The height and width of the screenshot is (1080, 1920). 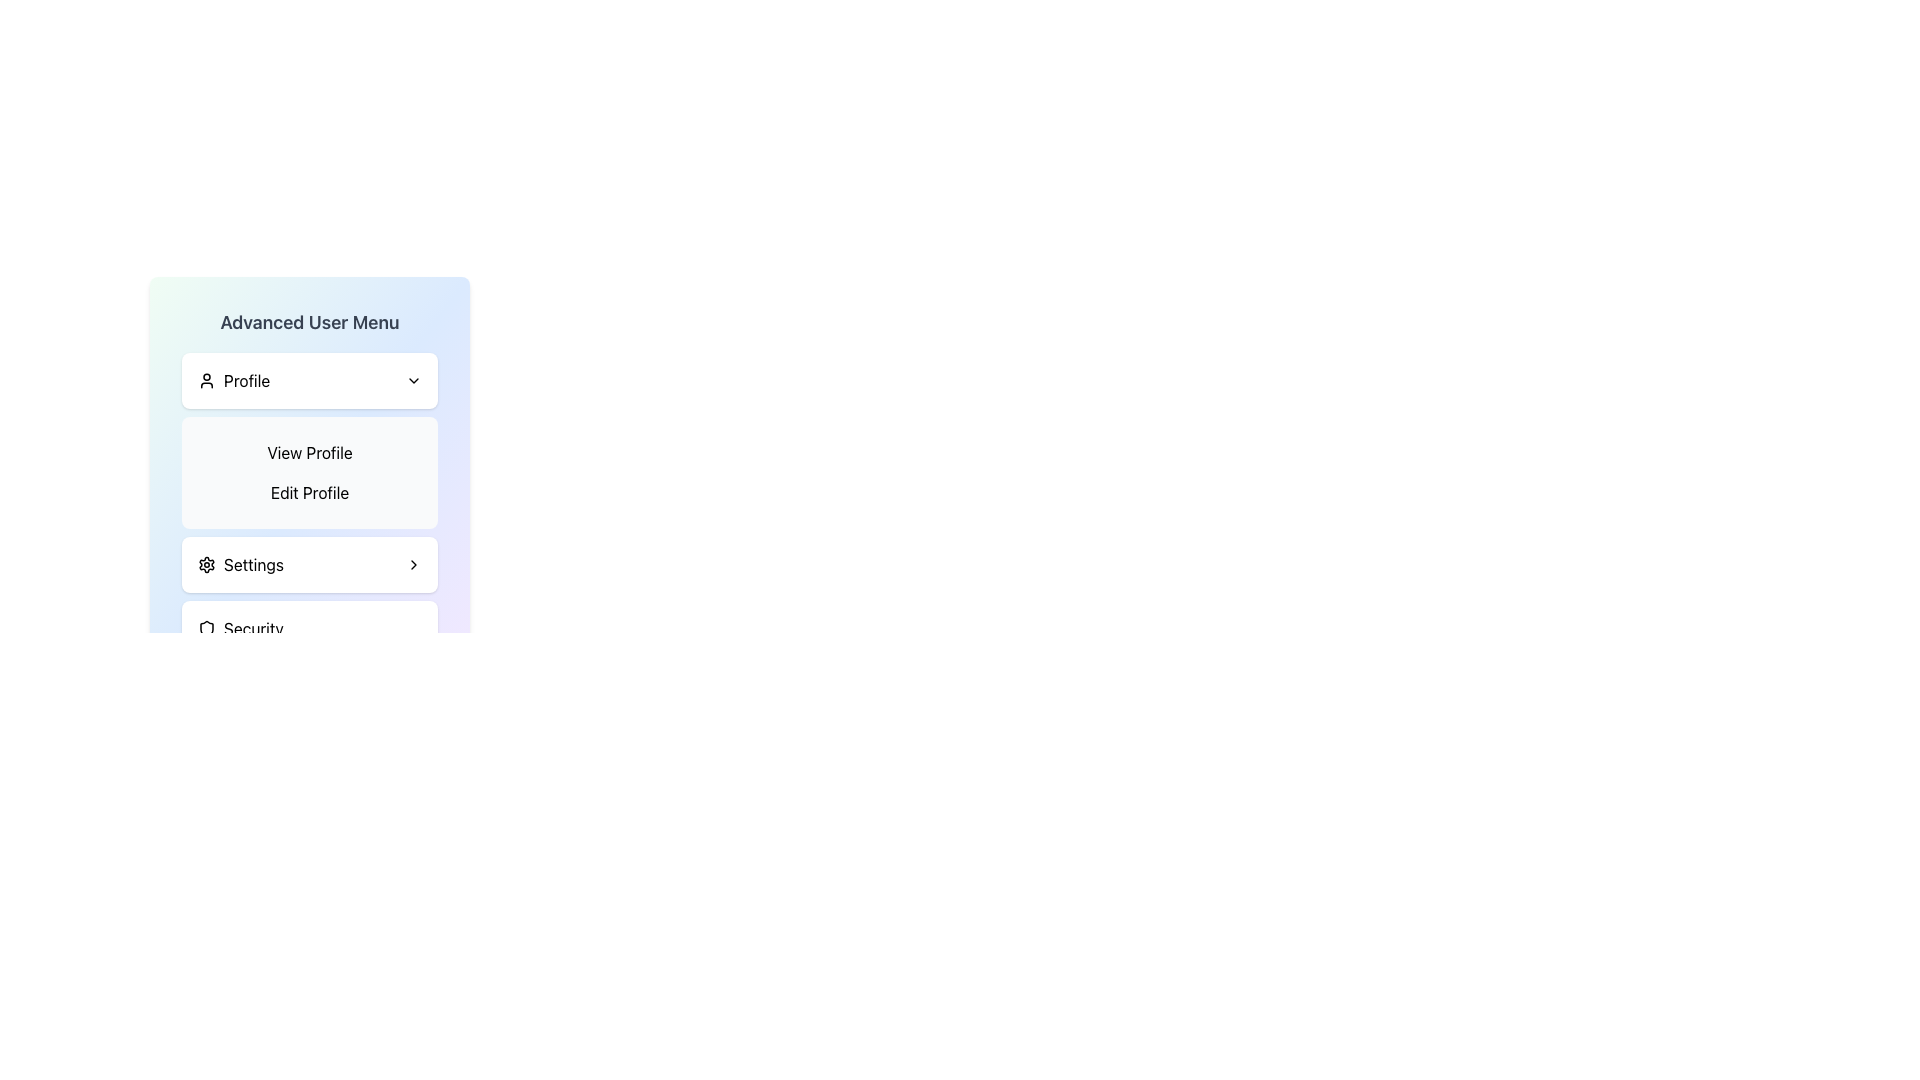 What do you see at coordinates (309, 564) in the screenshot?
I see `the 'Settings' button located in the third position of the vertical menu, beneath 'View Profile' and 'Edit Profile'` at bounding box center [309, 564].